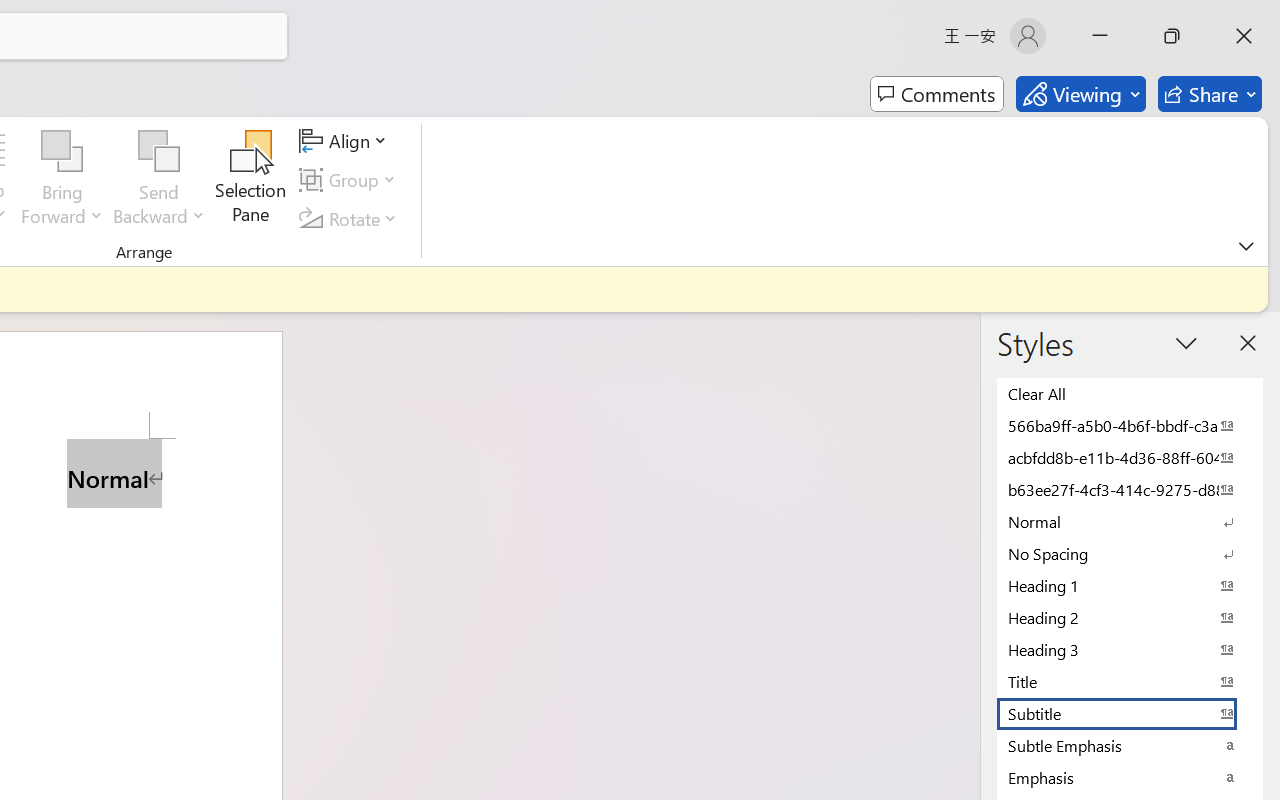 This screenshot has width=1280, height=800. What do you see at coordinates (250, 179) in the screenshot?
I see `'Selection Pane...'` at bounding box center [250, 179].